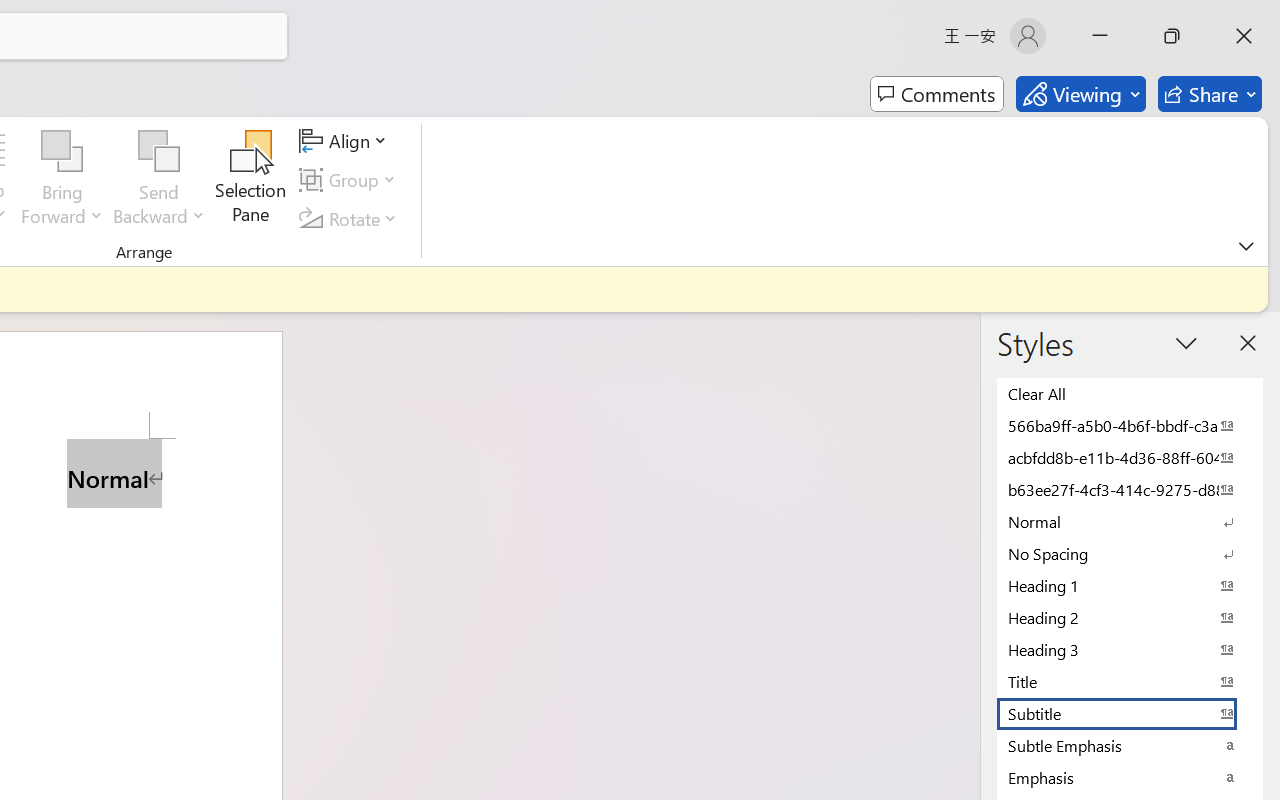 This screenshot has width=1280, height=800. What do you see at coordinates (250, 179) in the screenshot?
I see `'Selection Pane...'` at bounding box center [250, 179].